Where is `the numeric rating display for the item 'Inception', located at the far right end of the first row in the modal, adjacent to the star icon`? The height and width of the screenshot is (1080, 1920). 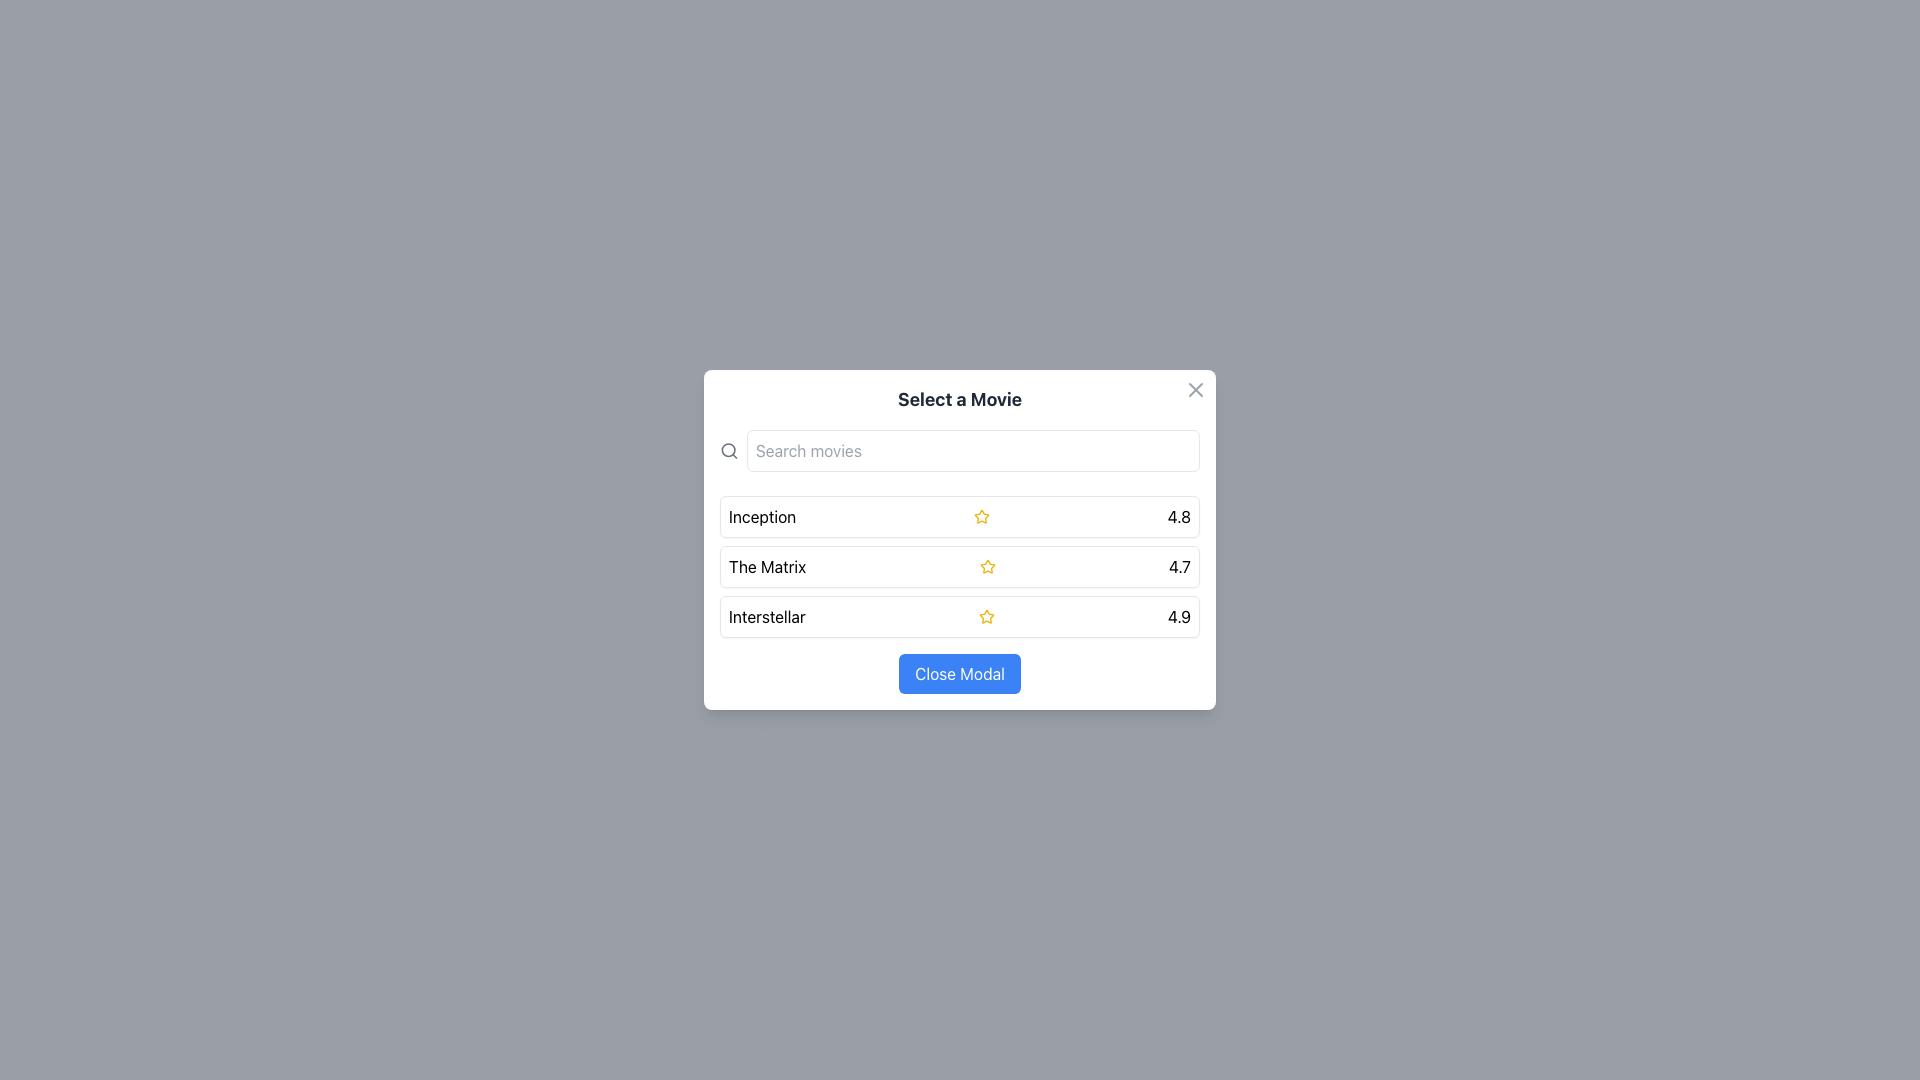
the numeric rating display for the item 'Inception', located at the far right end of the first row in the modal, adjacent to the star icon is located at coordinates (1179, 515).